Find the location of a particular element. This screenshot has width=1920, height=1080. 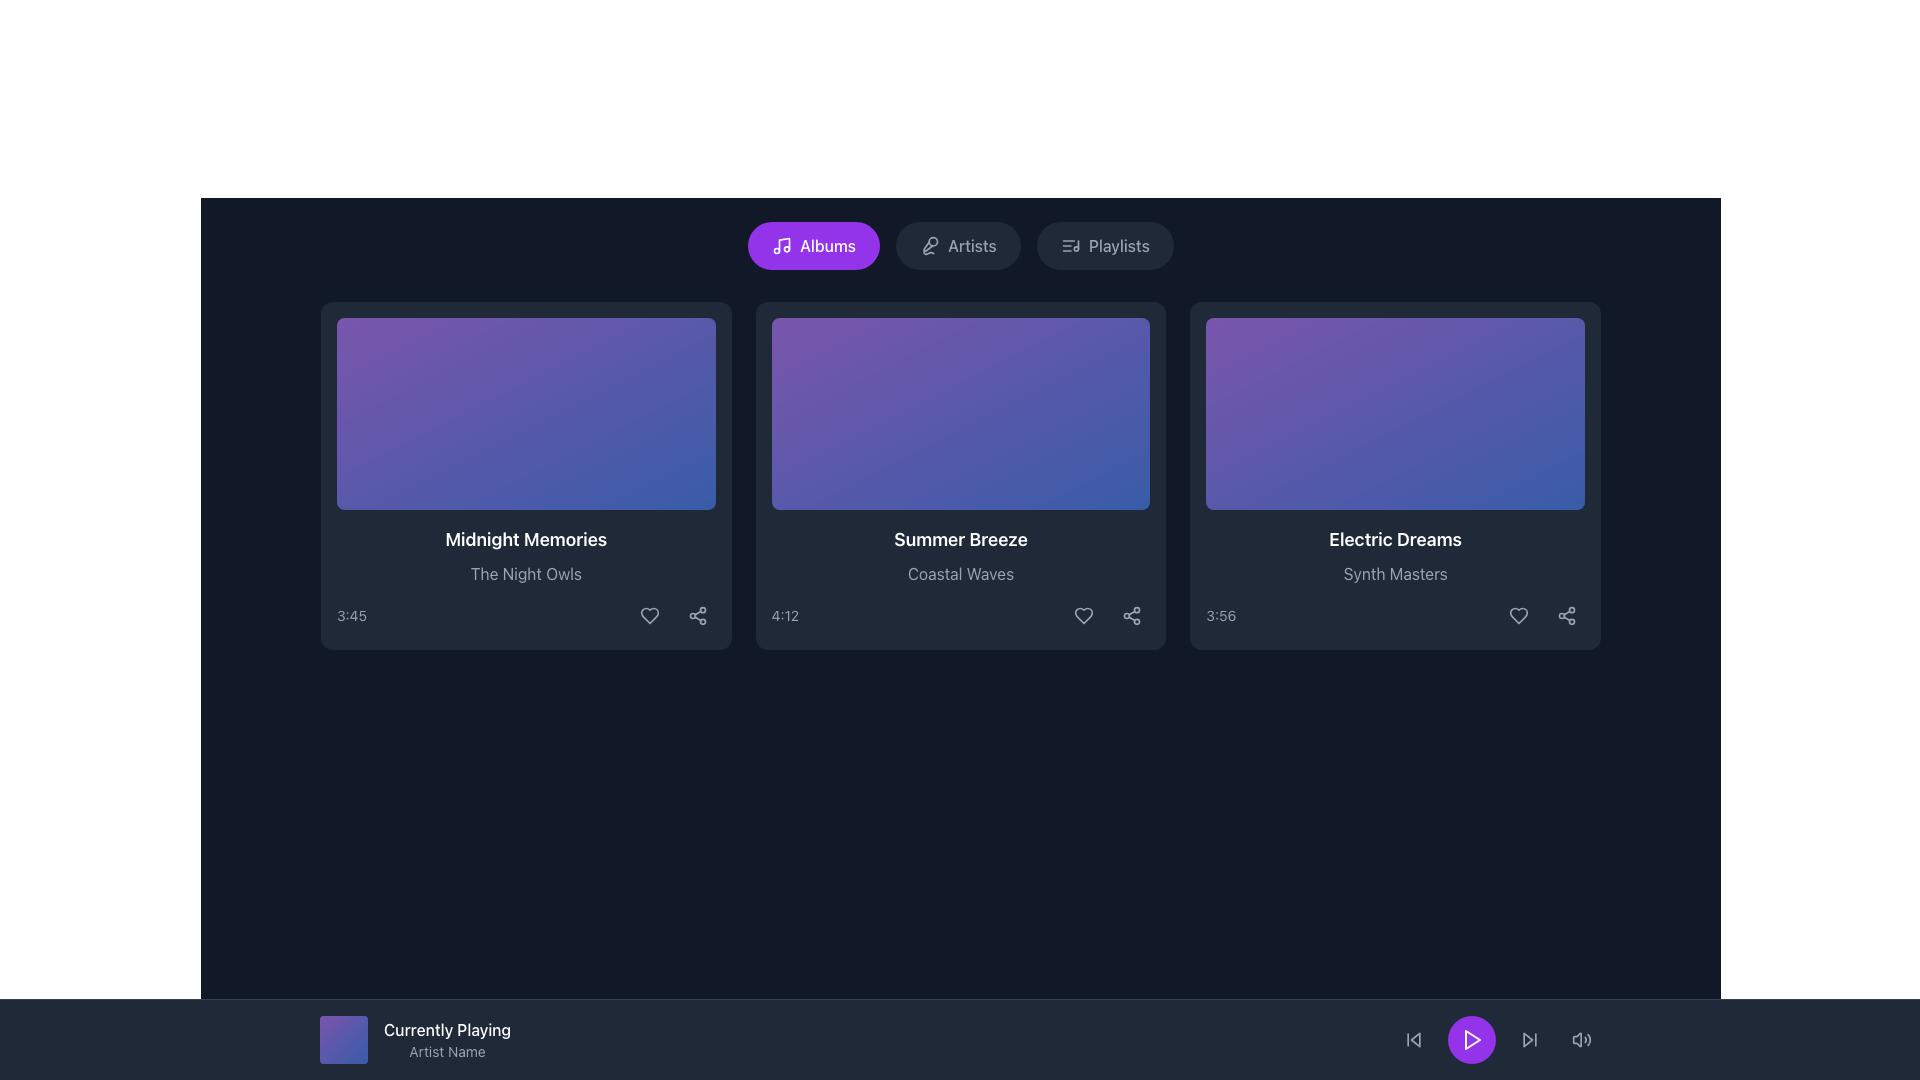

the first content card in the horizontal grid is located at coordinates (526, 475).